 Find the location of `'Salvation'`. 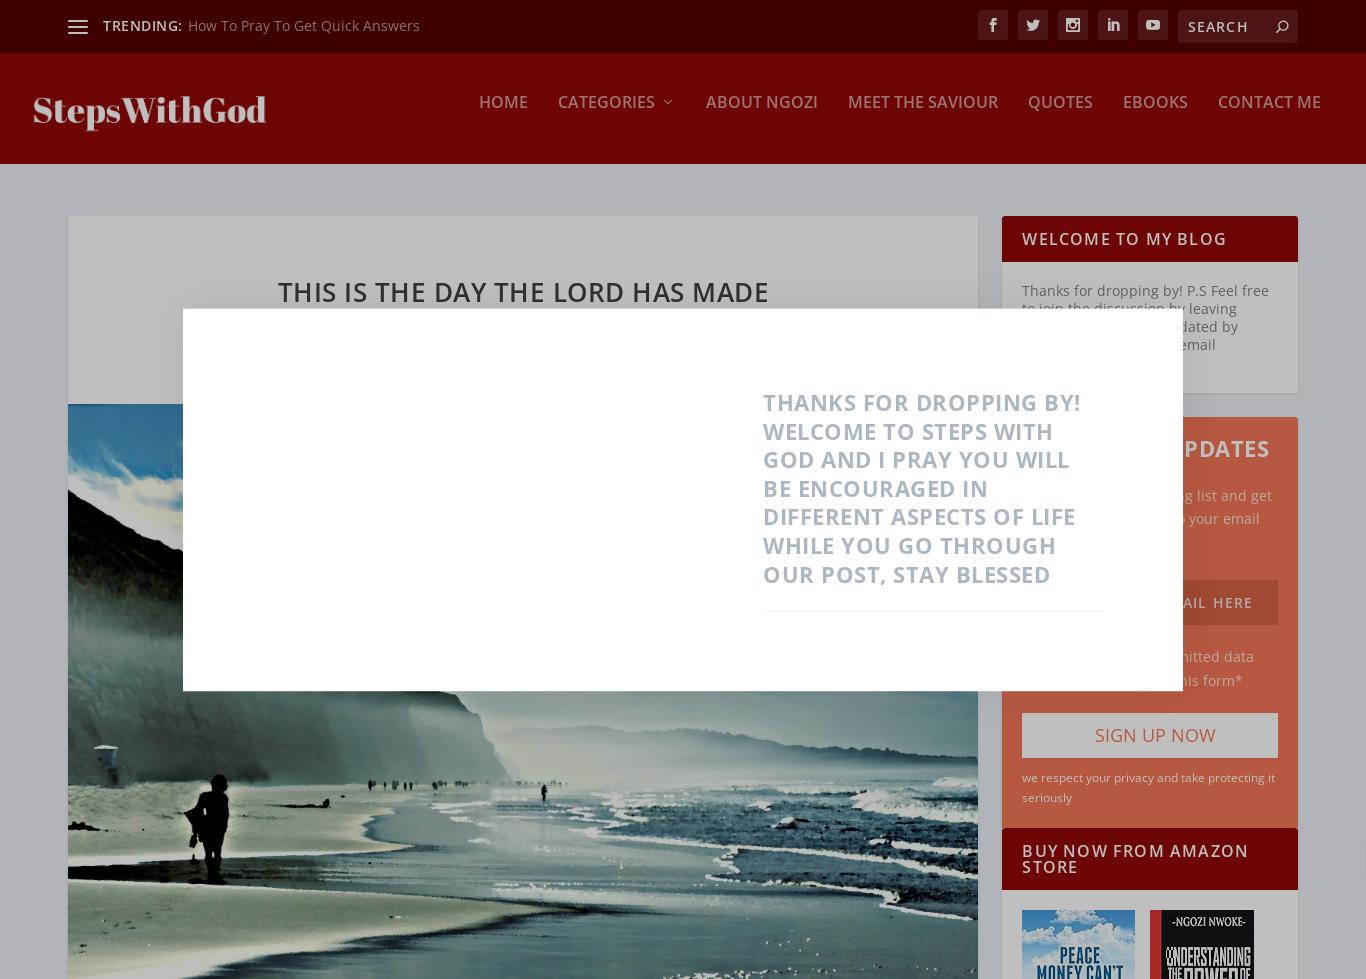

'Salvation' is located at coordinates (741, 243).